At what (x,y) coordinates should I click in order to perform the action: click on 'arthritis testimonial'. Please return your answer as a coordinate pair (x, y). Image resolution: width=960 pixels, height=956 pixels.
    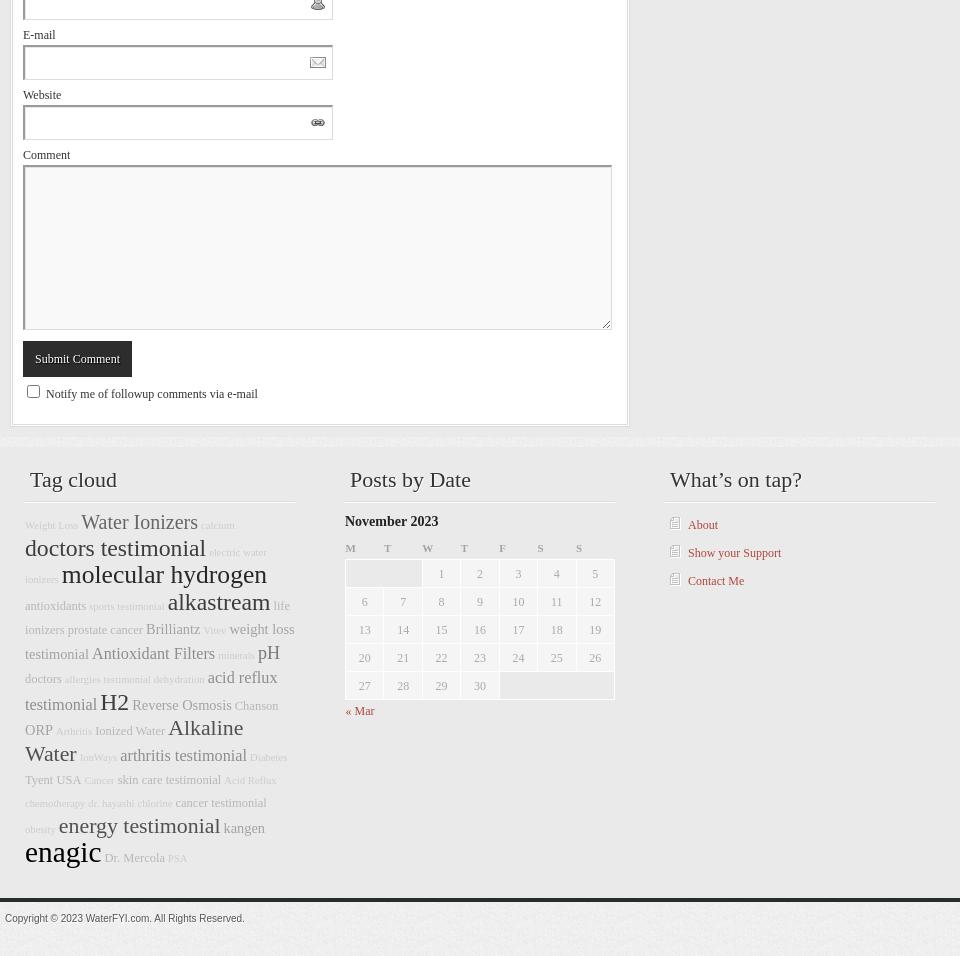
    Looking at the image, I should click on (183, 755).